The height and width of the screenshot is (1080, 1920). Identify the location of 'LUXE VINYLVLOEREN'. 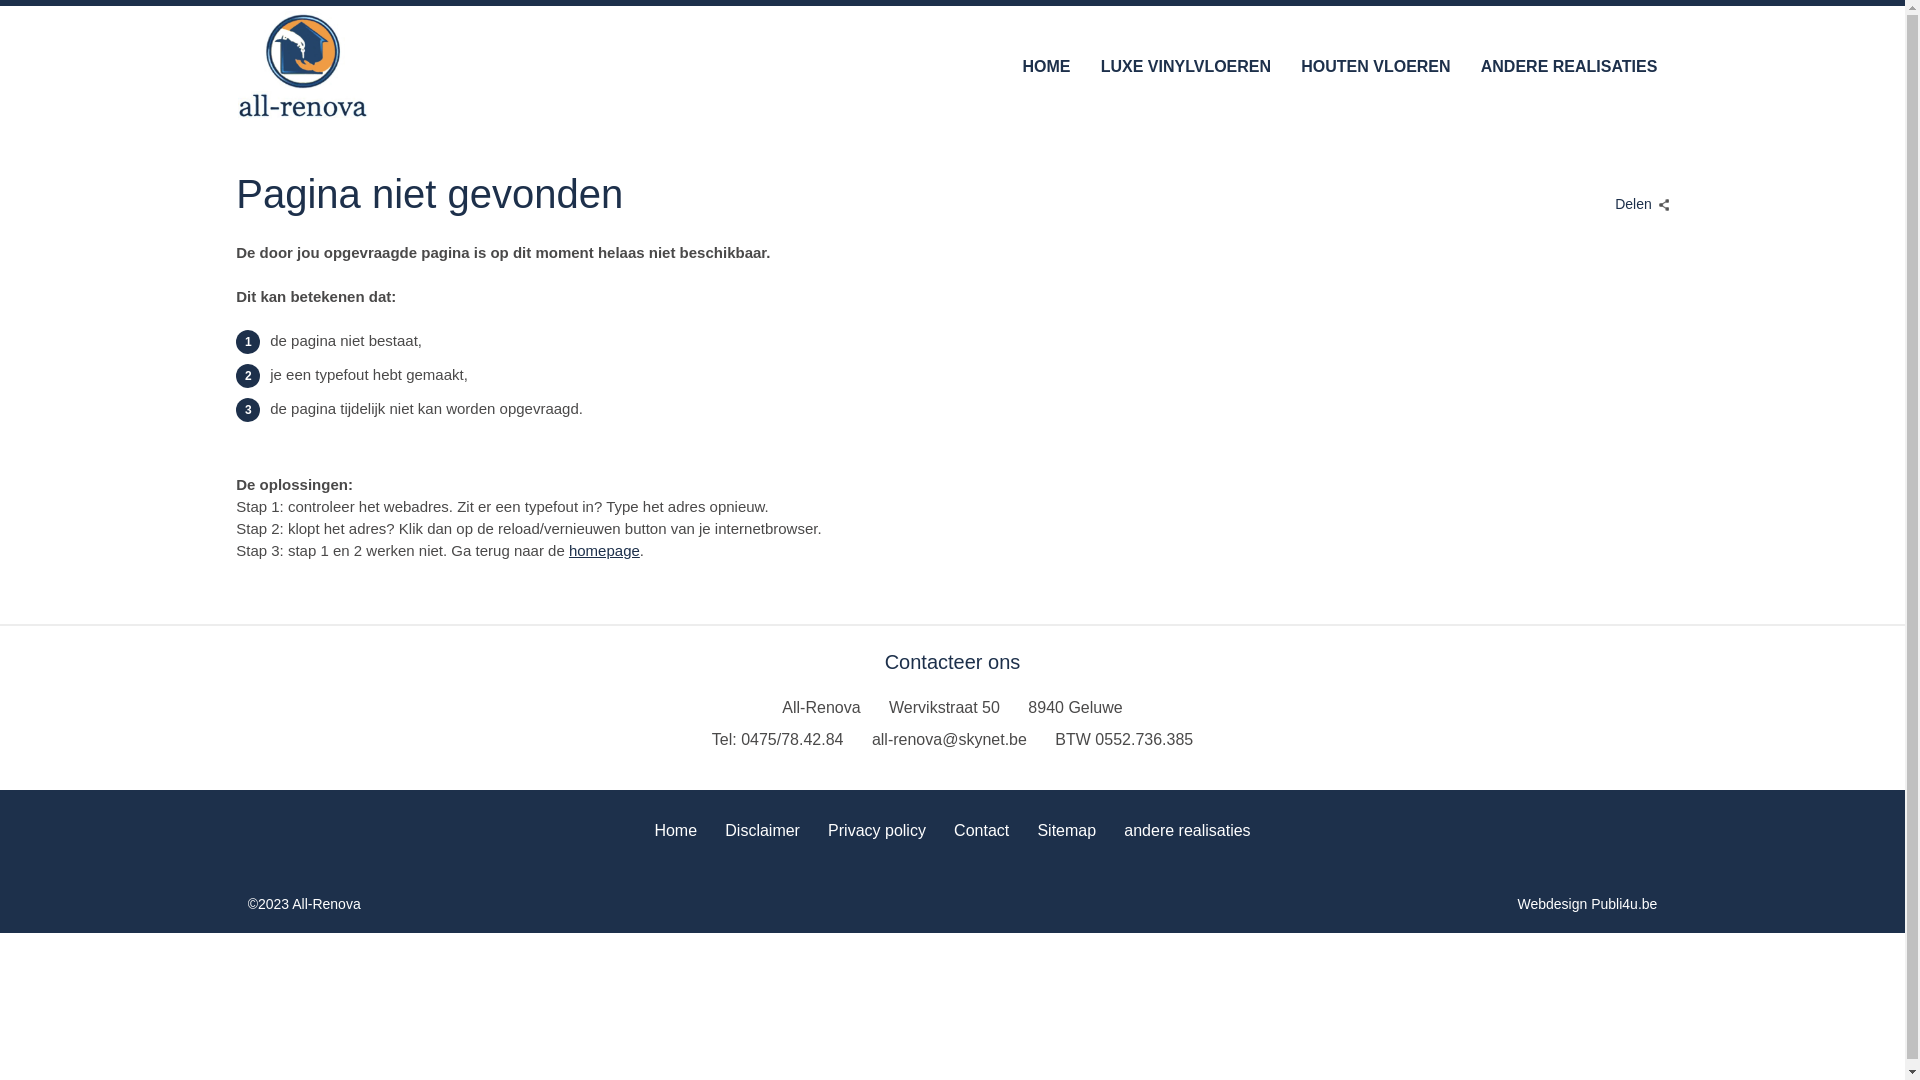
(1185, 64).